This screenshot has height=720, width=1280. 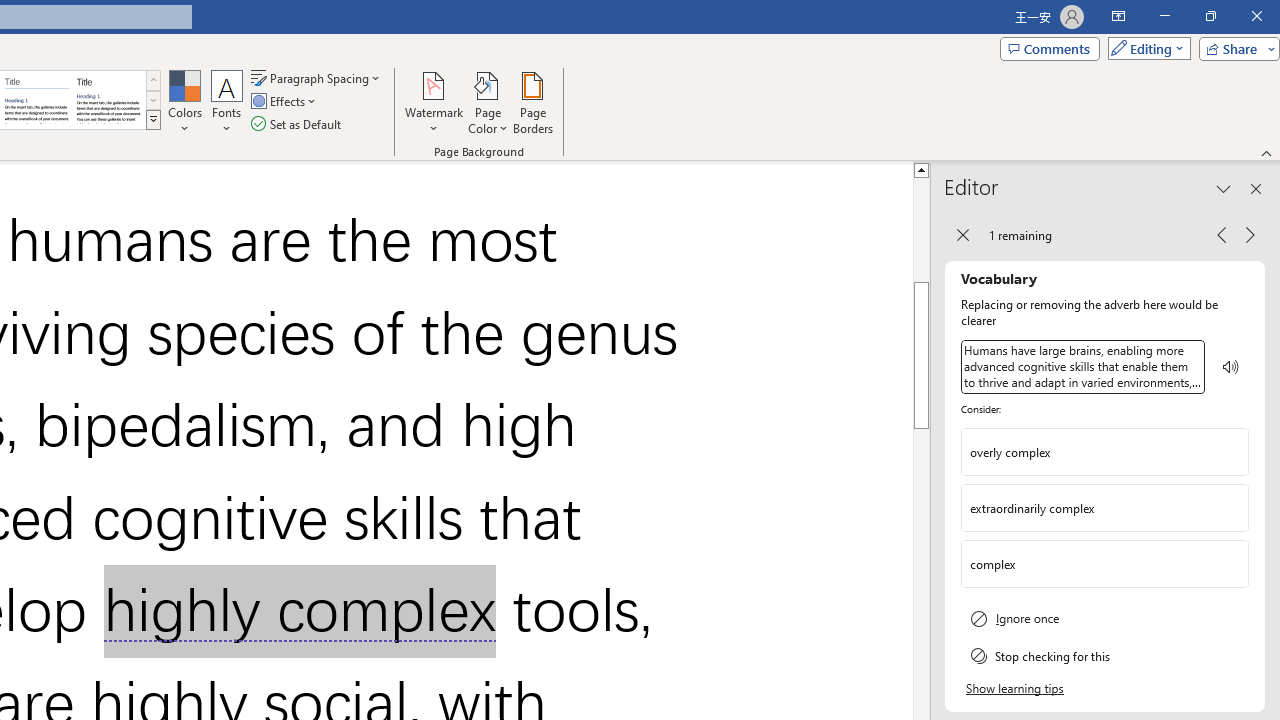 I want to click on 'Set as Default', so click(x=297, y=124).